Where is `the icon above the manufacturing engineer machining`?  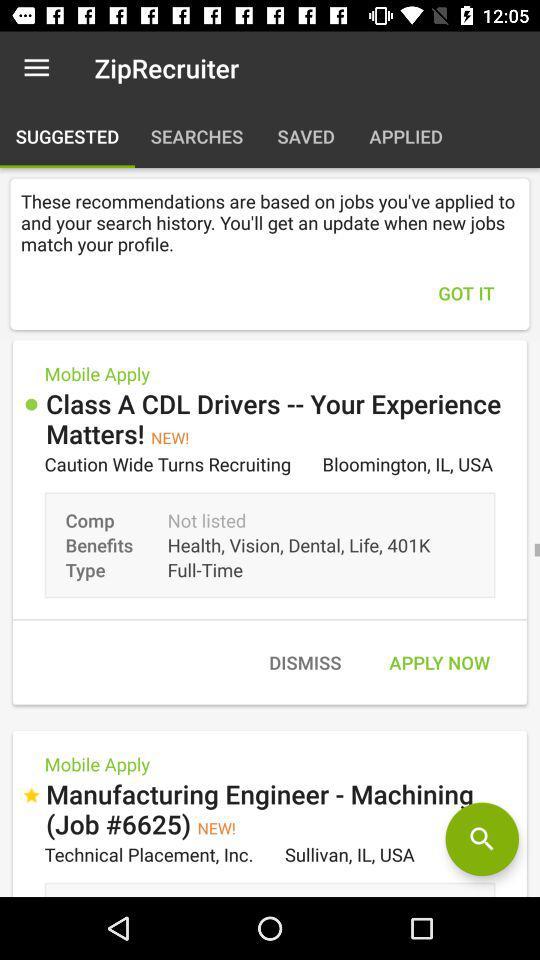 the icon above the manufacturing engineer machining is located at coordinates (305, 662).